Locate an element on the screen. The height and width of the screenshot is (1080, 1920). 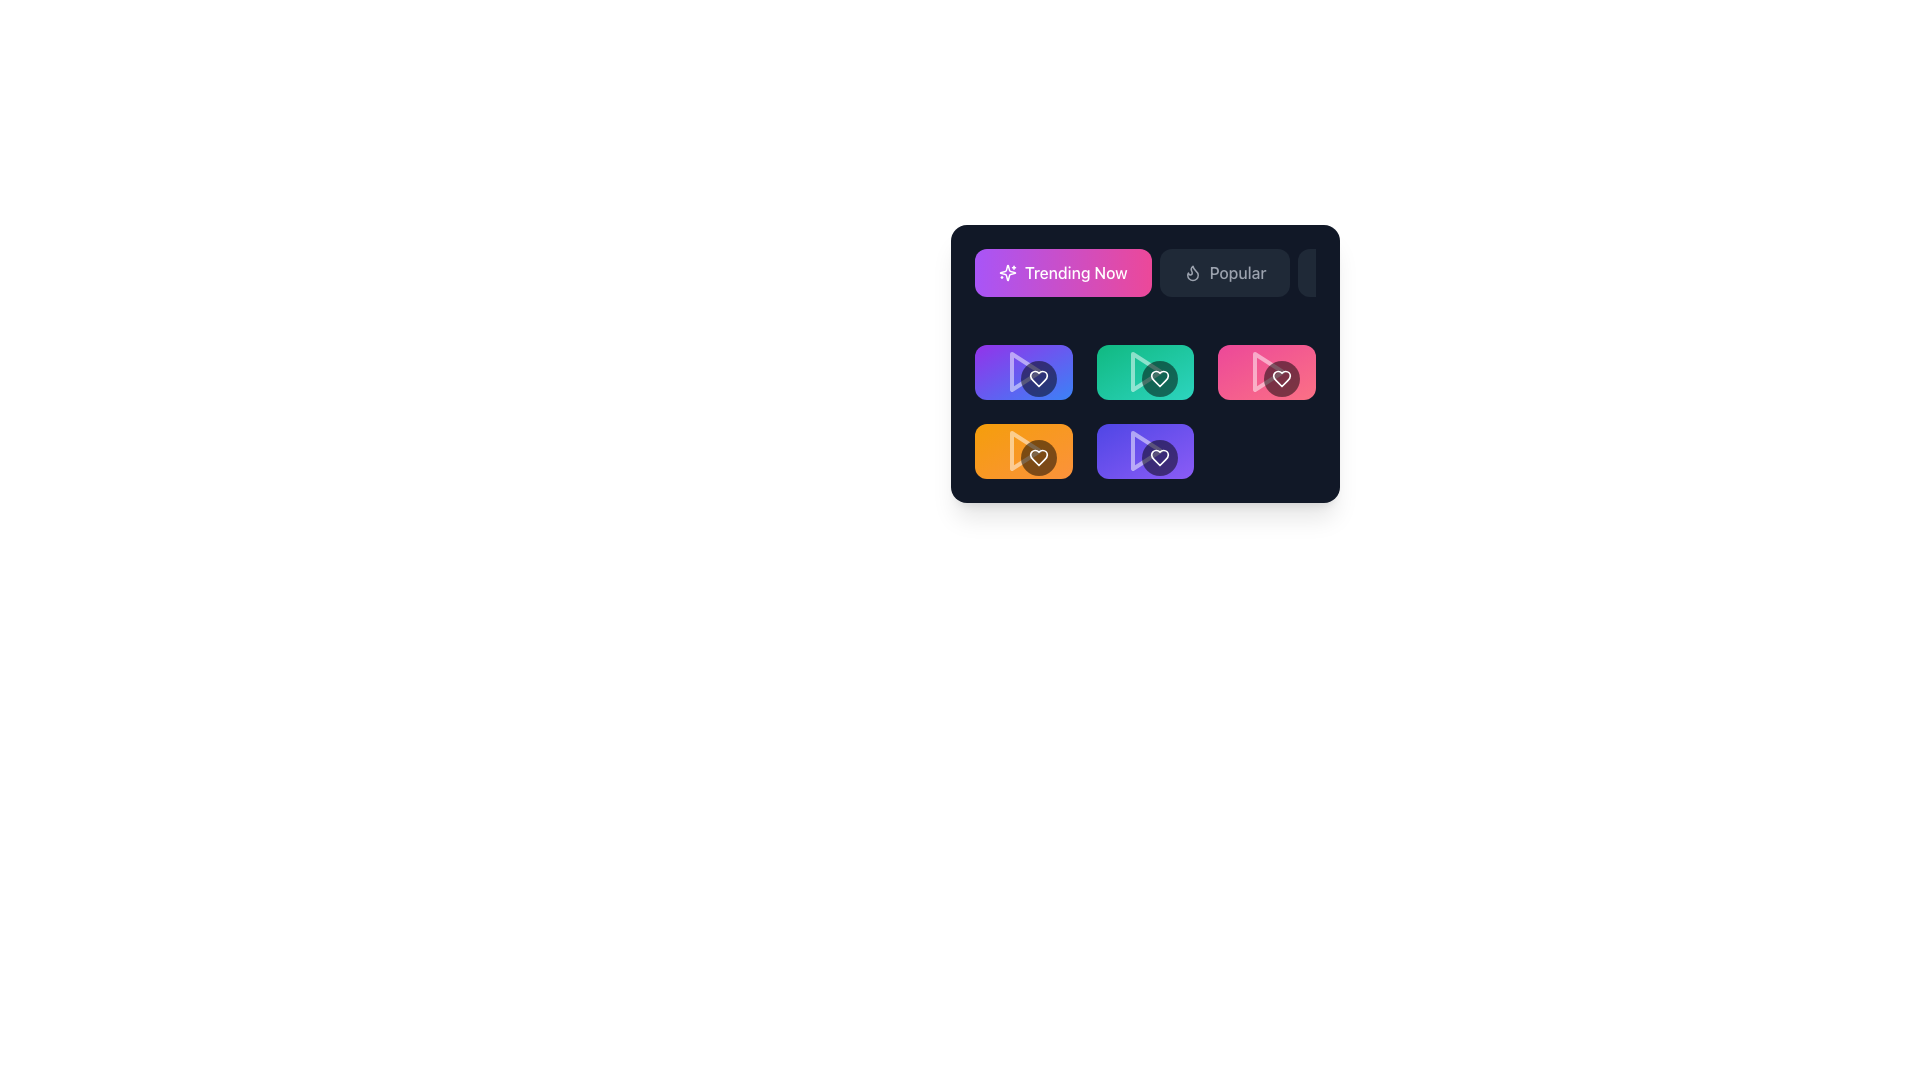
the 'Trending Now' text label in the top-left rectangular button of the primary content card is located at coordinates (1074, 273).